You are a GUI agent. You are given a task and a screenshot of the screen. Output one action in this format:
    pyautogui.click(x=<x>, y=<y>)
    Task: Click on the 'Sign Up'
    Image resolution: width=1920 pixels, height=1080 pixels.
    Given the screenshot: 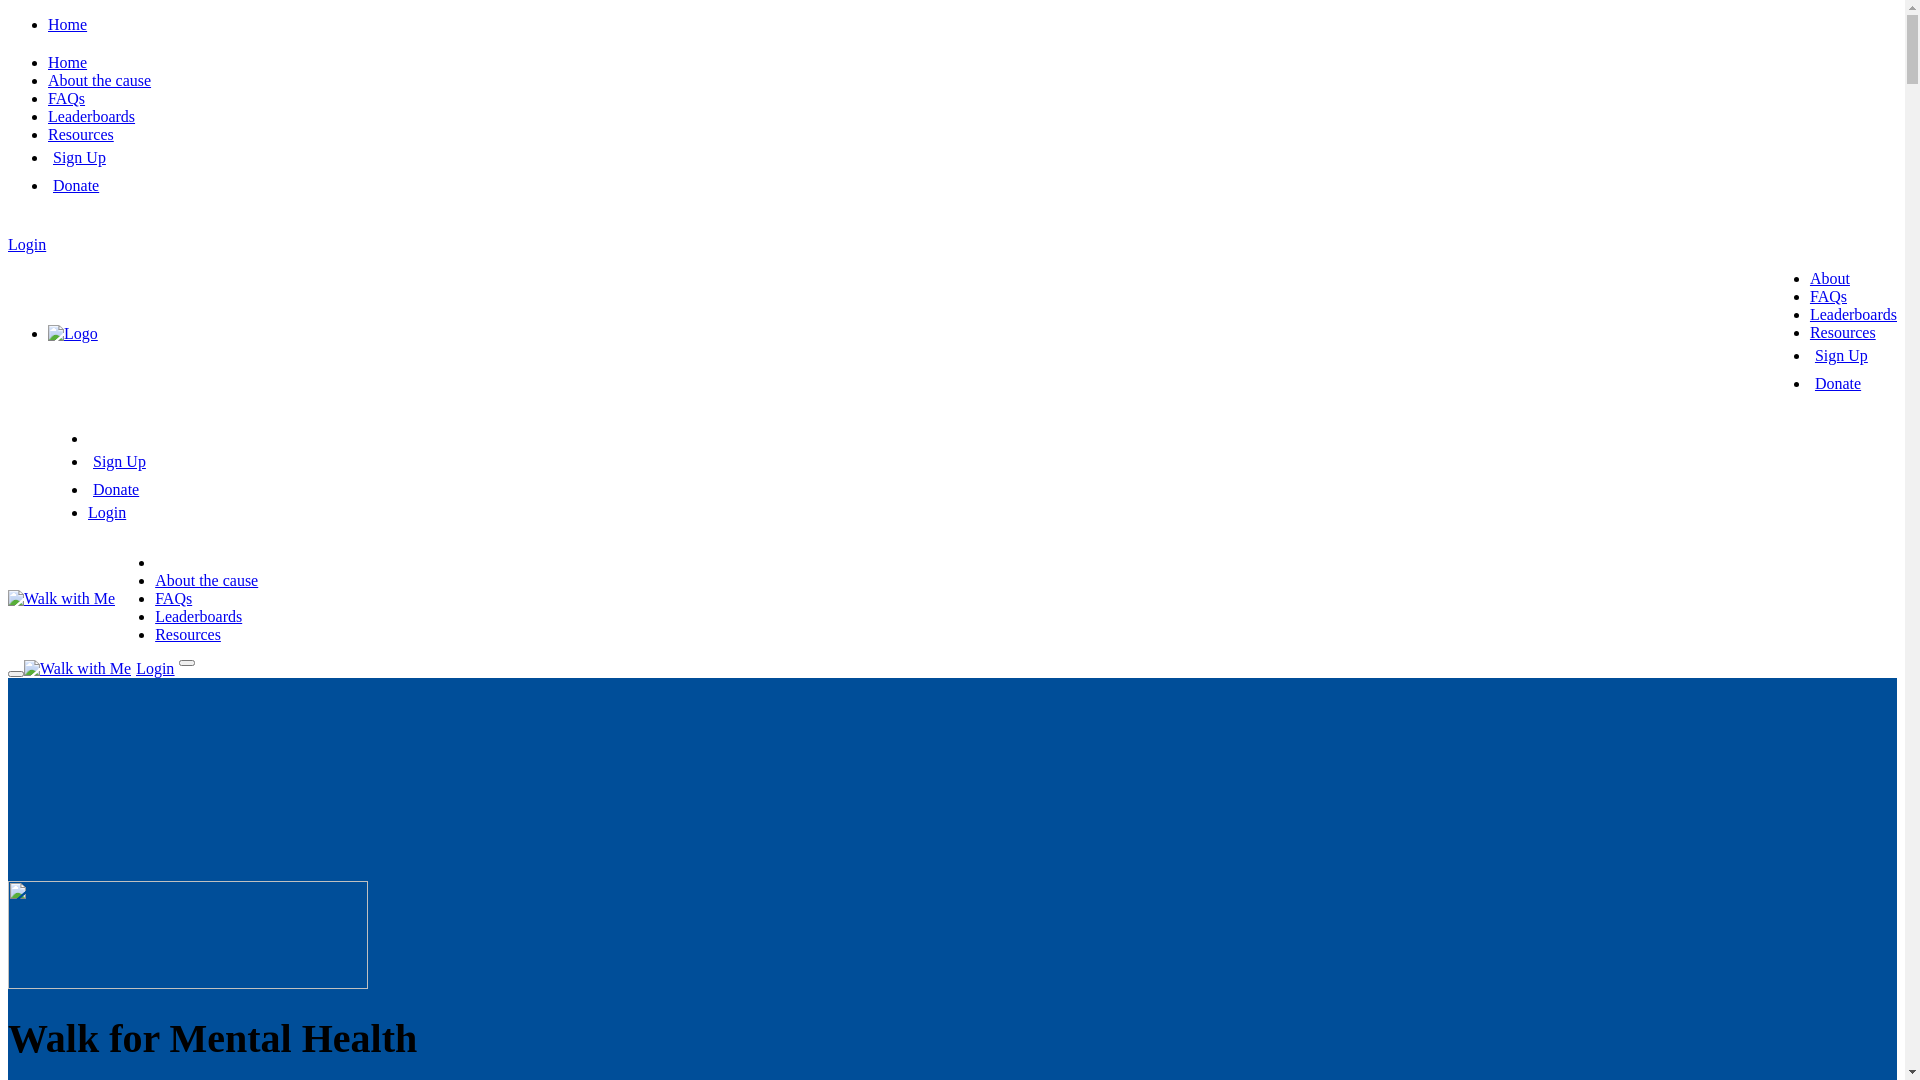 What is the action you would take?
    pyautogui.click(x=1814, y=354)
    